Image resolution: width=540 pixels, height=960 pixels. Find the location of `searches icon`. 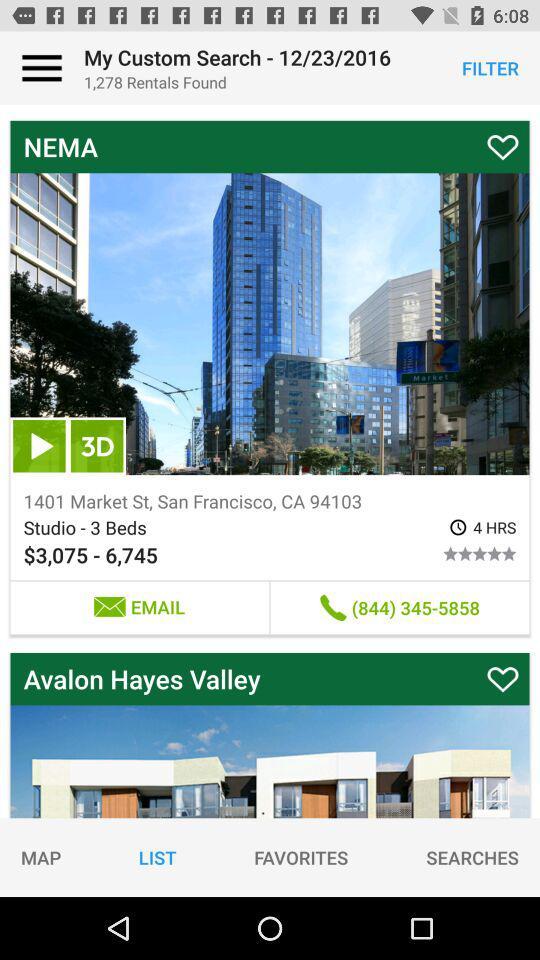

searches icon is located at coordinates (472, 856).